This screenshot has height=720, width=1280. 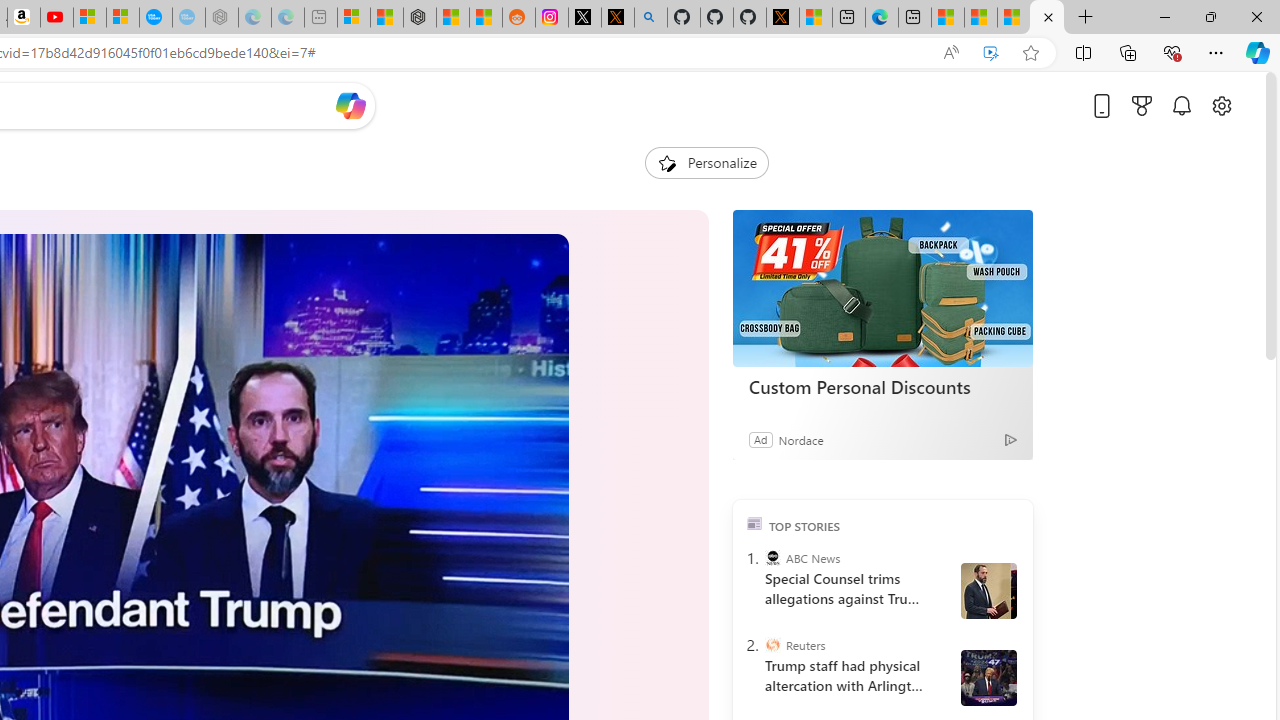 What do you see at coordinates (991, 52) in the screenshot?
I see `'Enhance video'` at bounding box center [991, 52].